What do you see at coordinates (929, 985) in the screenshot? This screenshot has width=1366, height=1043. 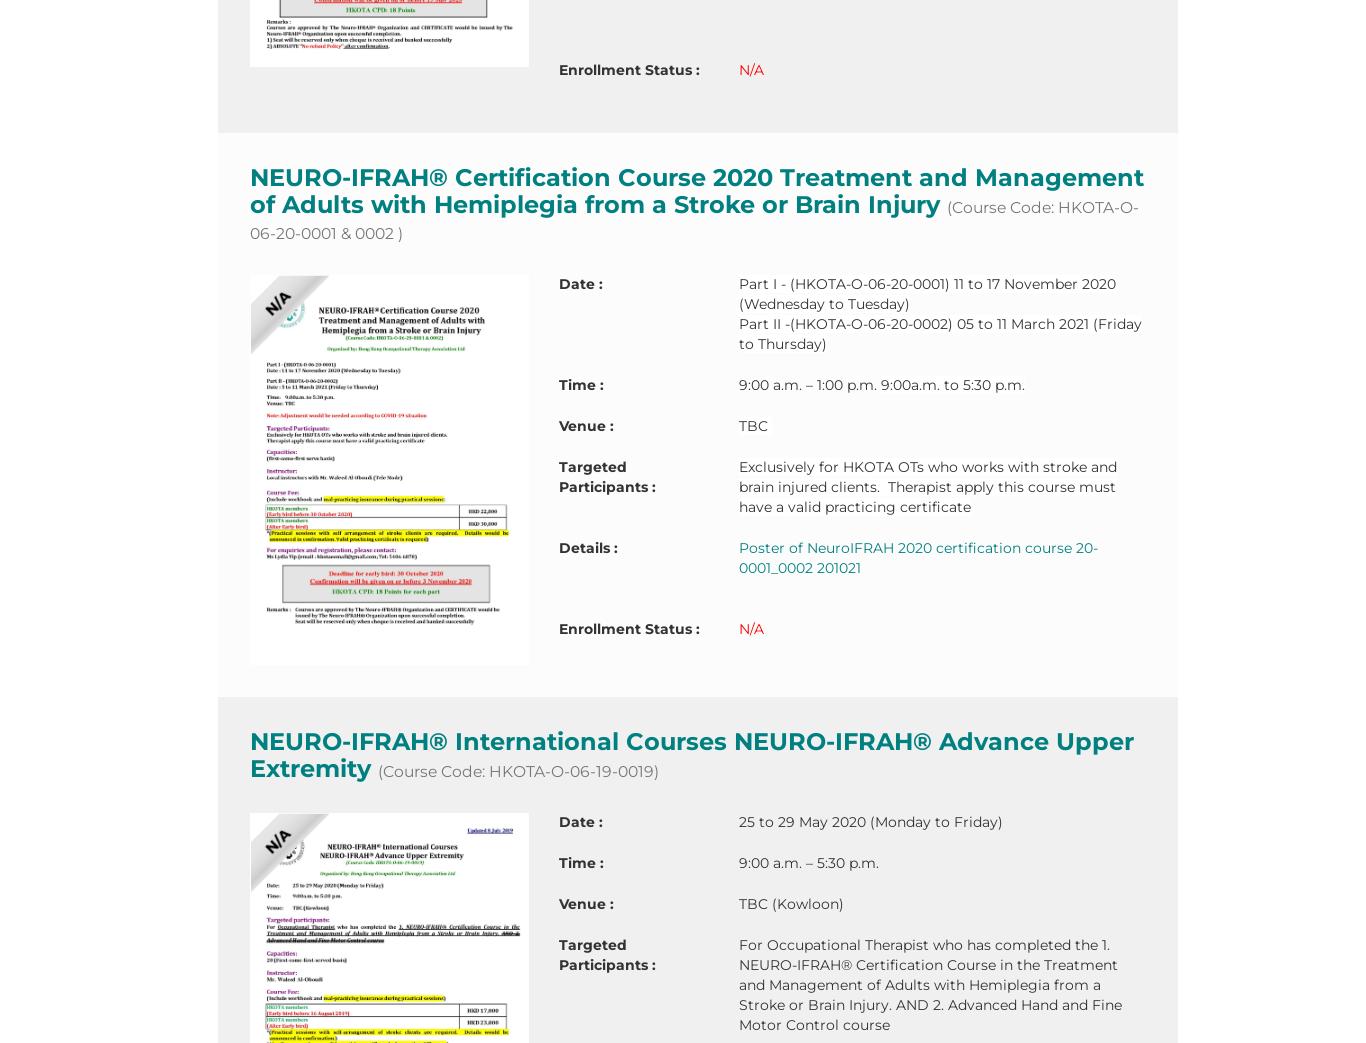 I see `'For Occupational Therapist who has completed the 1. NEURO-IFRAH® Certification Course in the Treatment and Management of Adults with Hemiplegia from a Stroke or Brain Injury. AND 2. Advanced Hand and Fine Motor Control course'` at bounding box center [929, 985].